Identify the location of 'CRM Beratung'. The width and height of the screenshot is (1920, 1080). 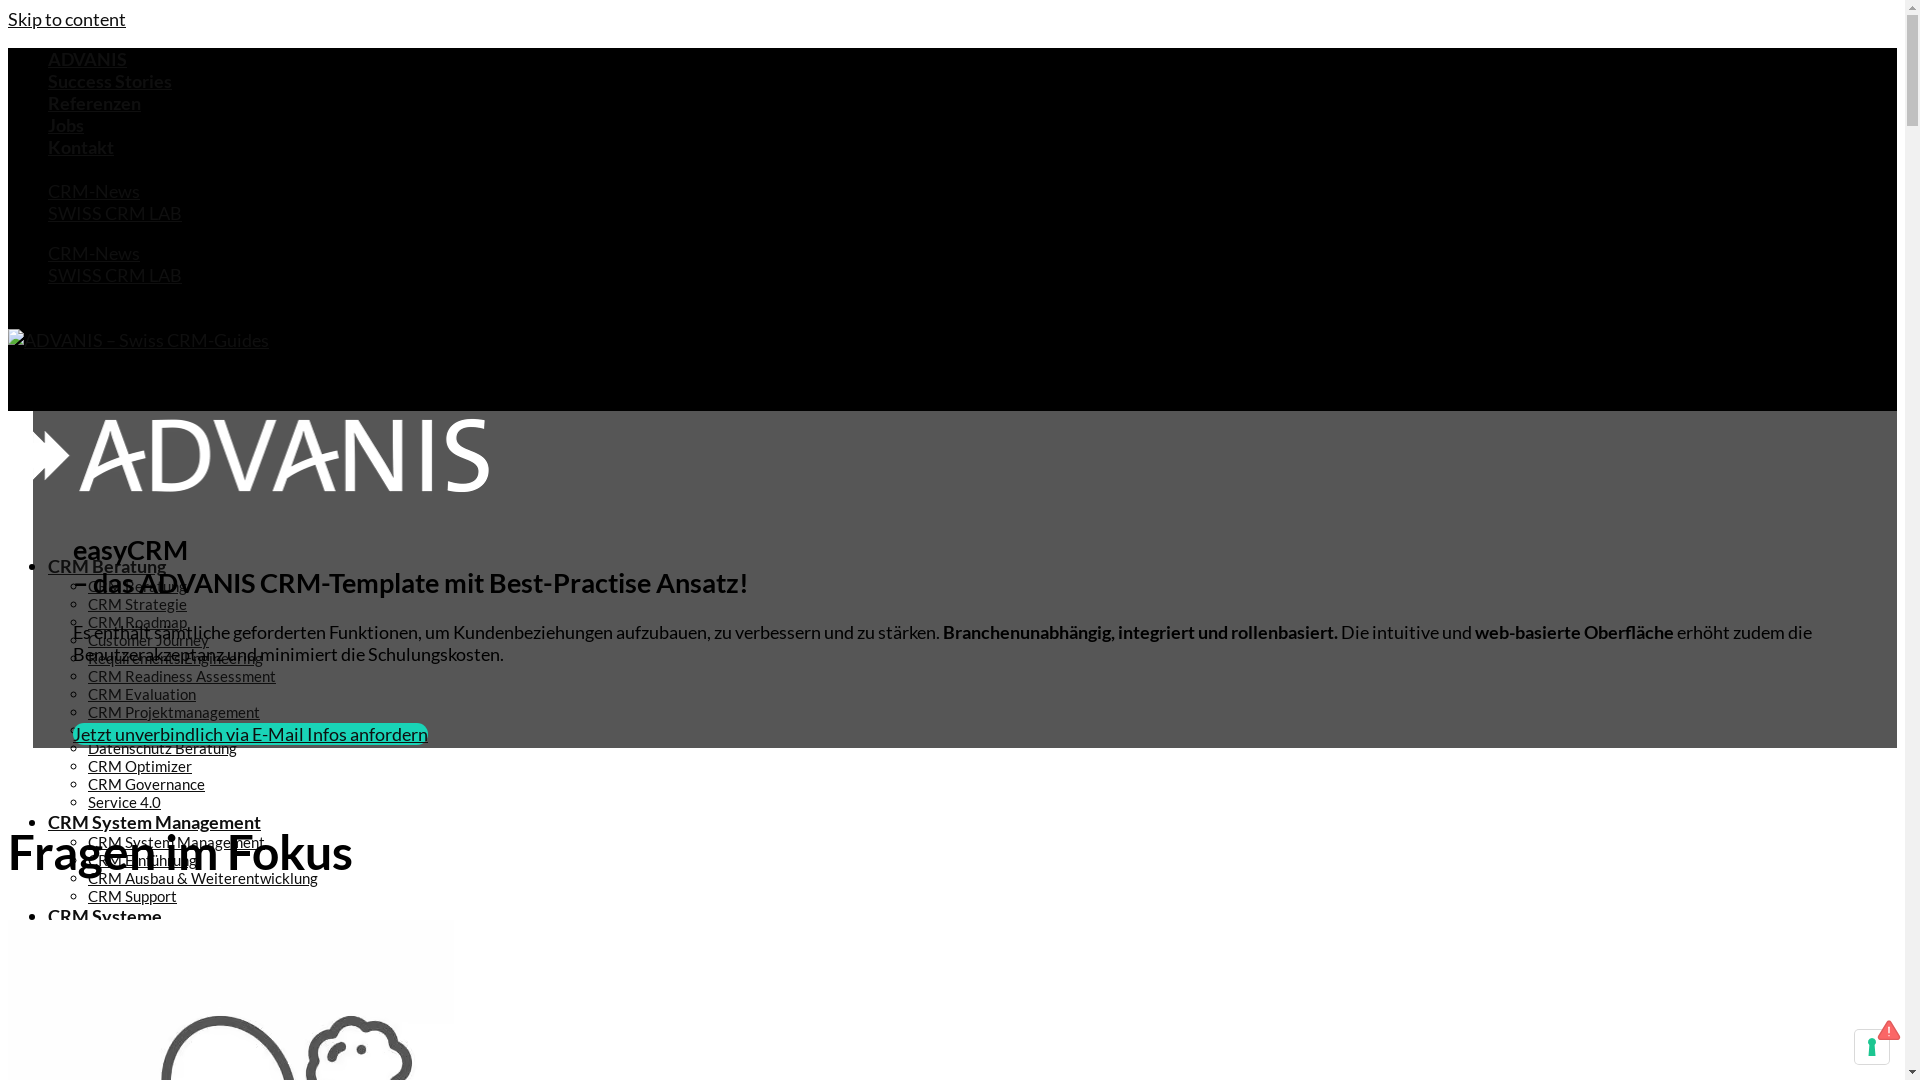
(136, 585).